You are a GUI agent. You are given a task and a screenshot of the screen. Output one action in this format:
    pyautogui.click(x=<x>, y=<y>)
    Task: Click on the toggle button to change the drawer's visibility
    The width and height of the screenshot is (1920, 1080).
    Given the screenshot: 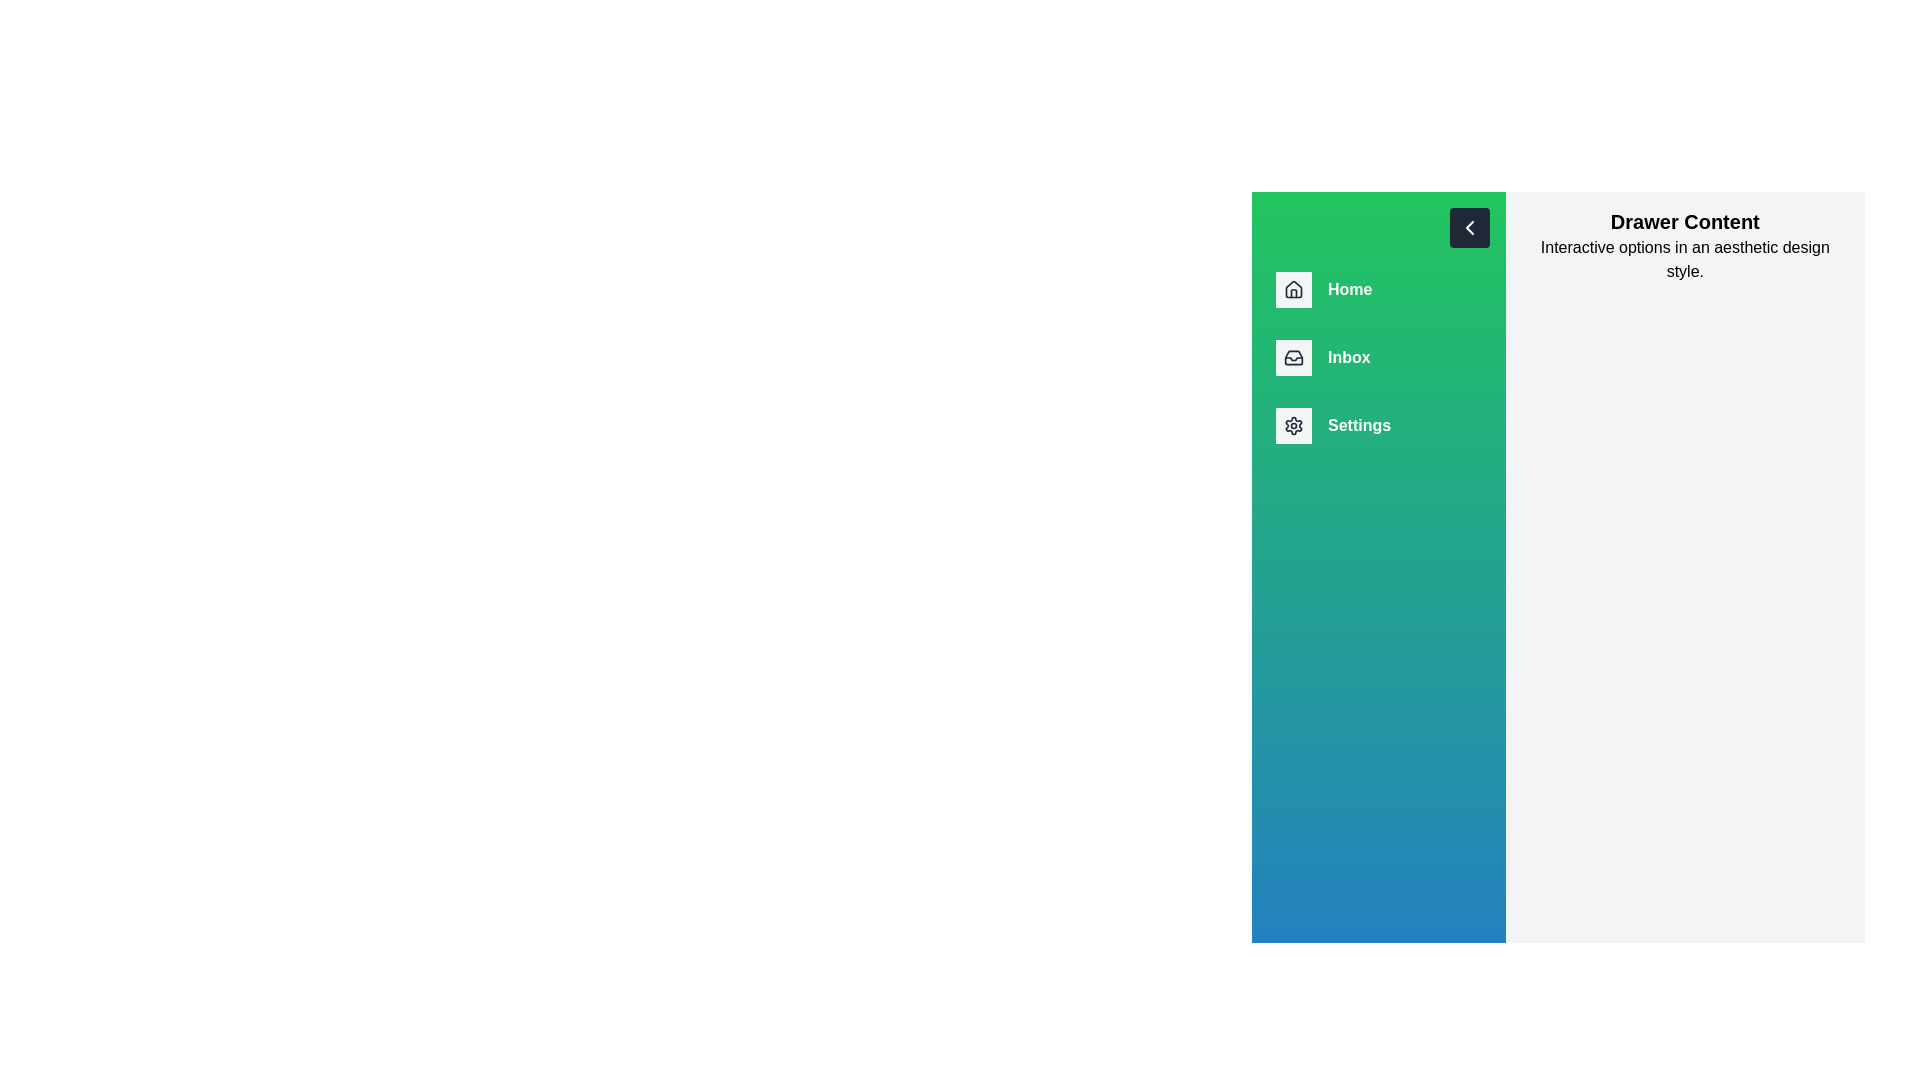 What is the action you would take?
    pyautogui.click(x=1469, y=226)
    